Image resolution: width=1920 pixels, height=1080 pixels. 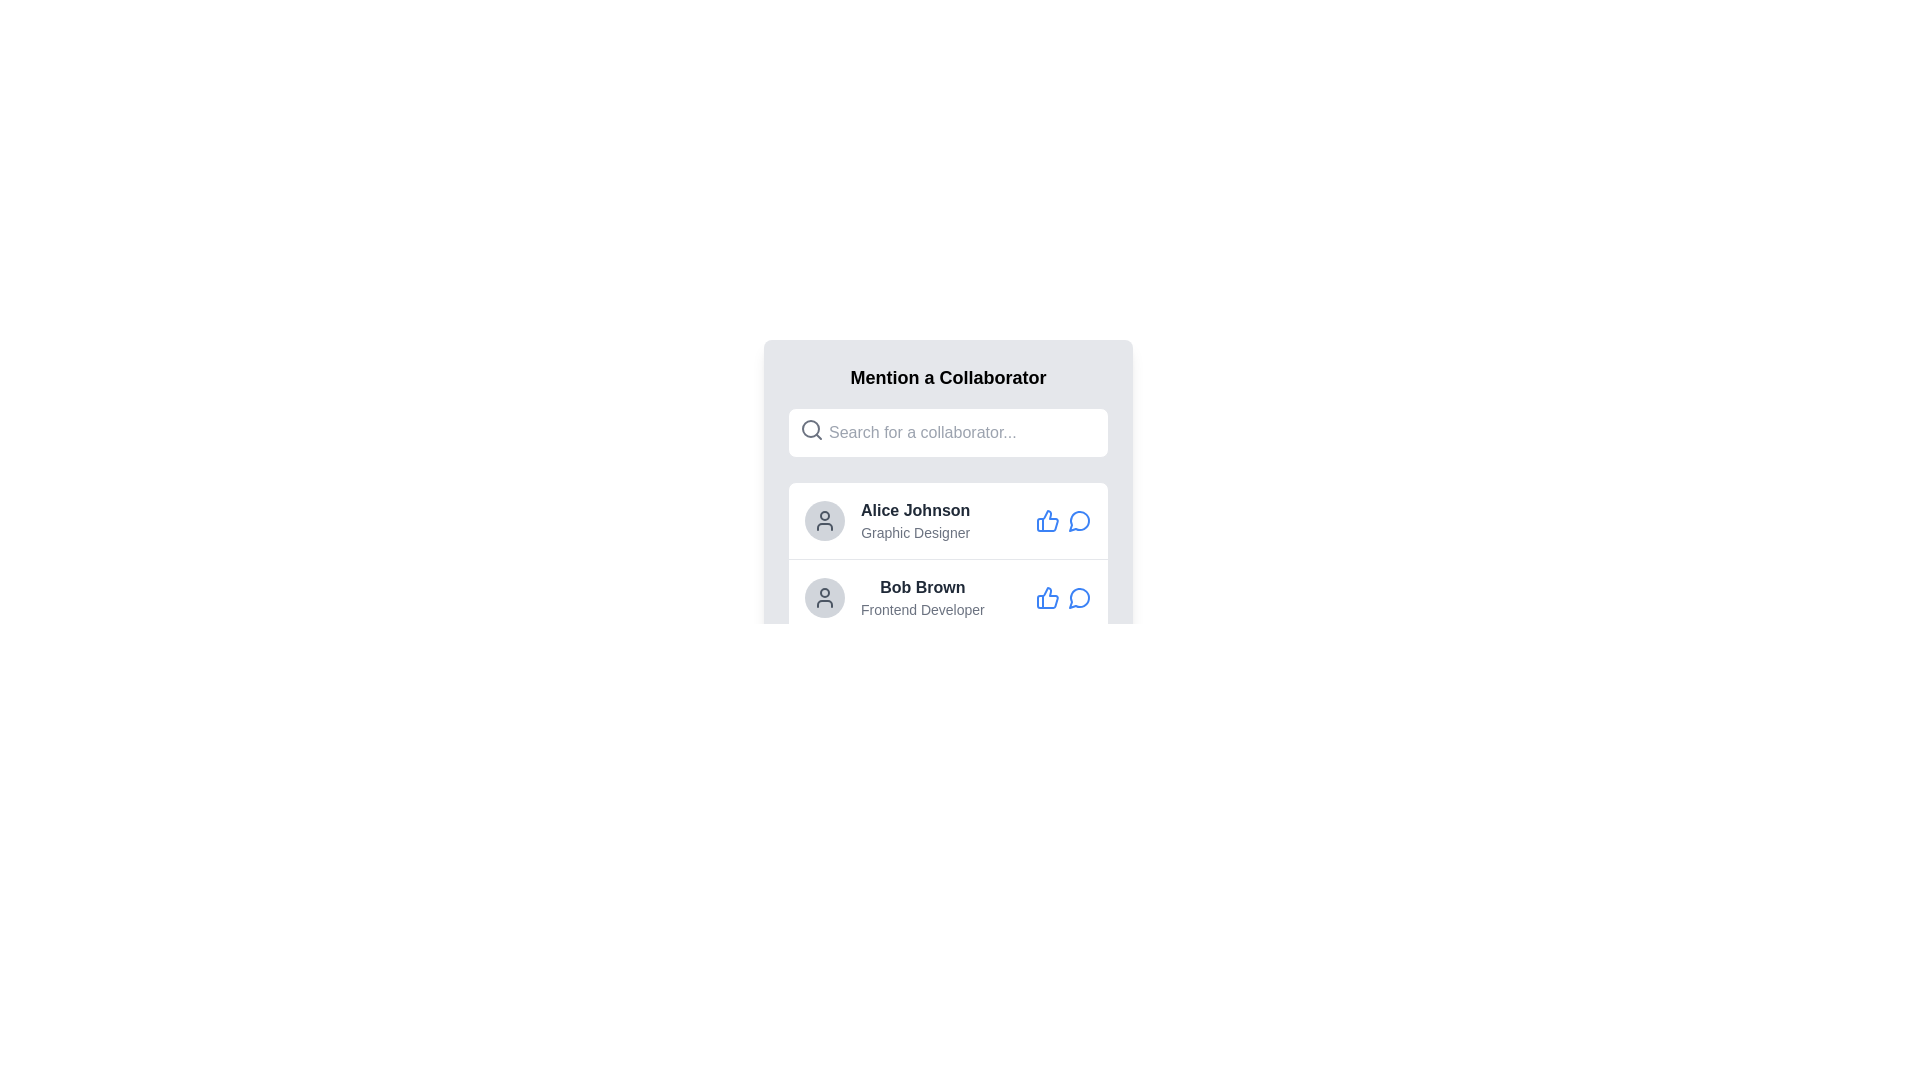 What do you see at coordinates (825, 519) in the screenshot?
I see `the circular avatar icon with a gray background and a user silhouette, located to the left of 'Alice Johnson Graphic Designer'` at bounding box center [825, 519].